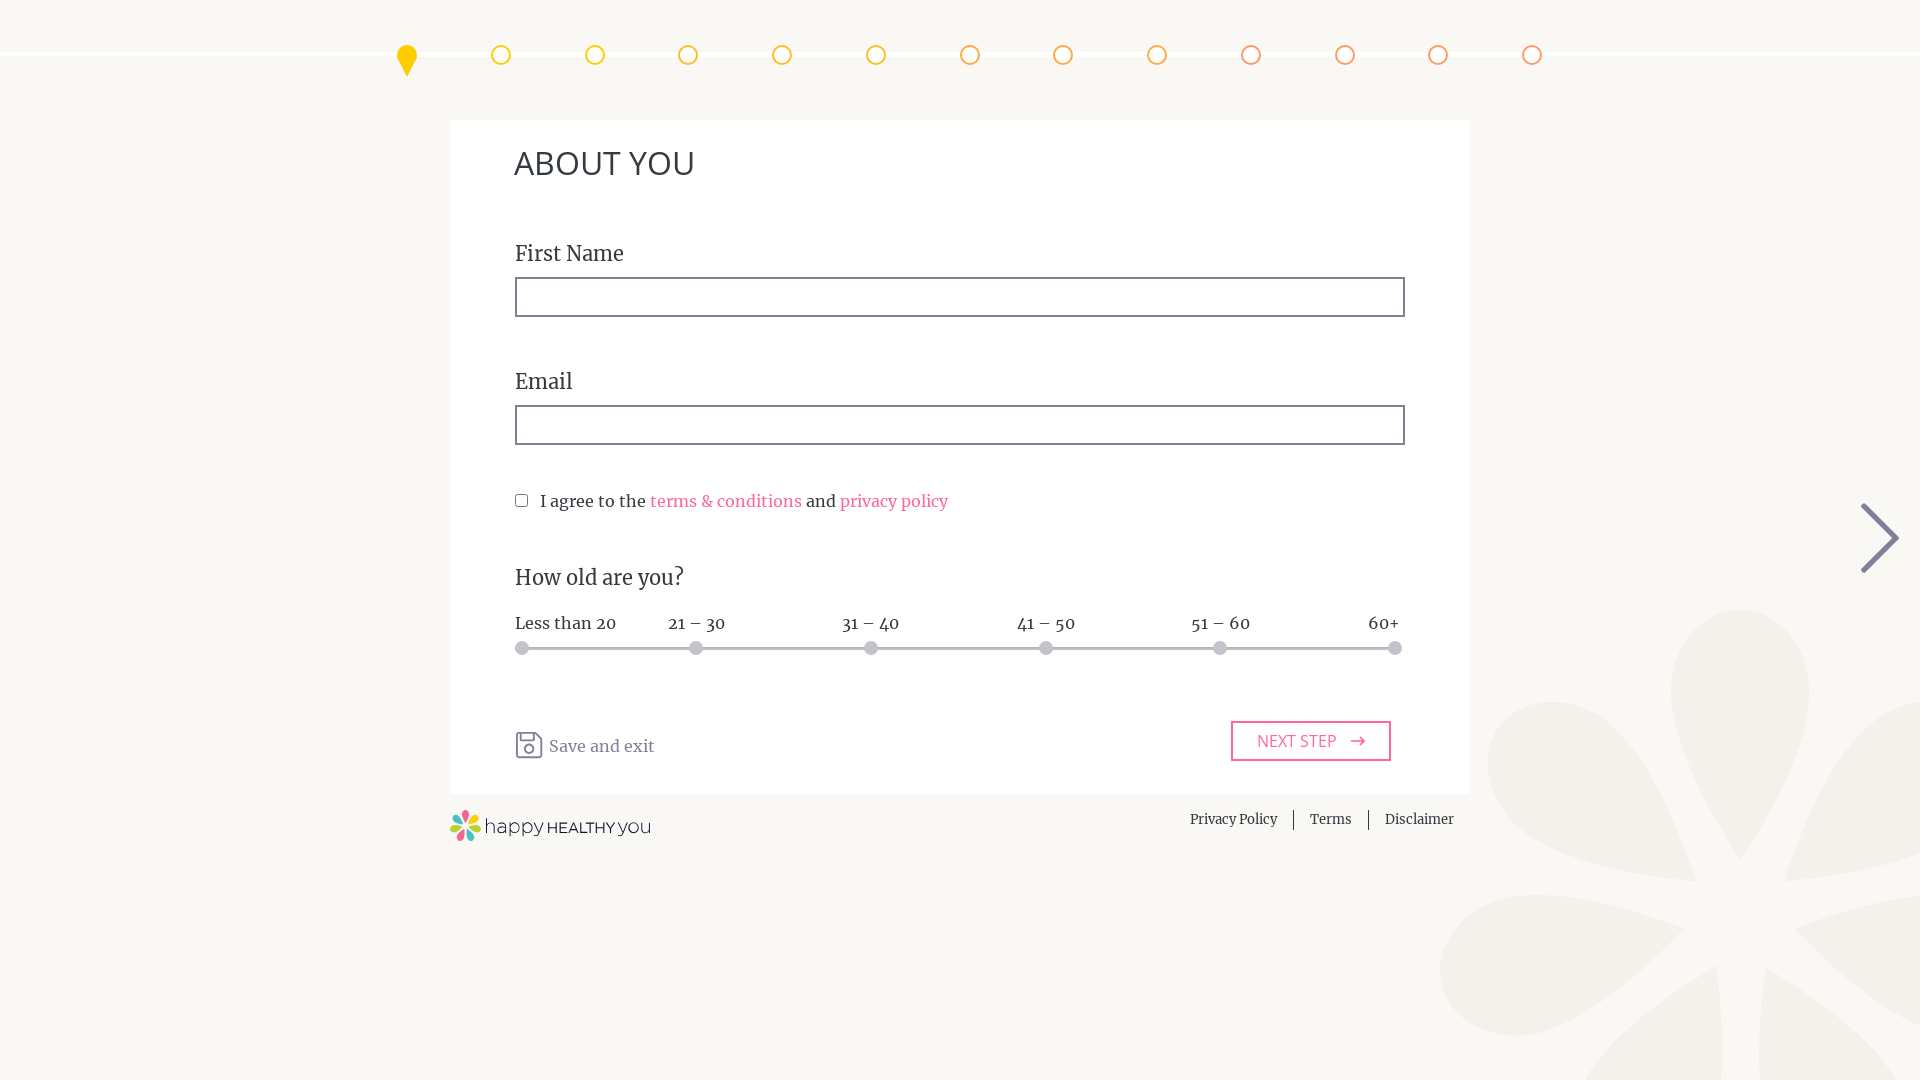  What do you see at coordinates (724, 500) in the screenshot?
I see `'terms & conditions'` at bounding box center [724, 500].